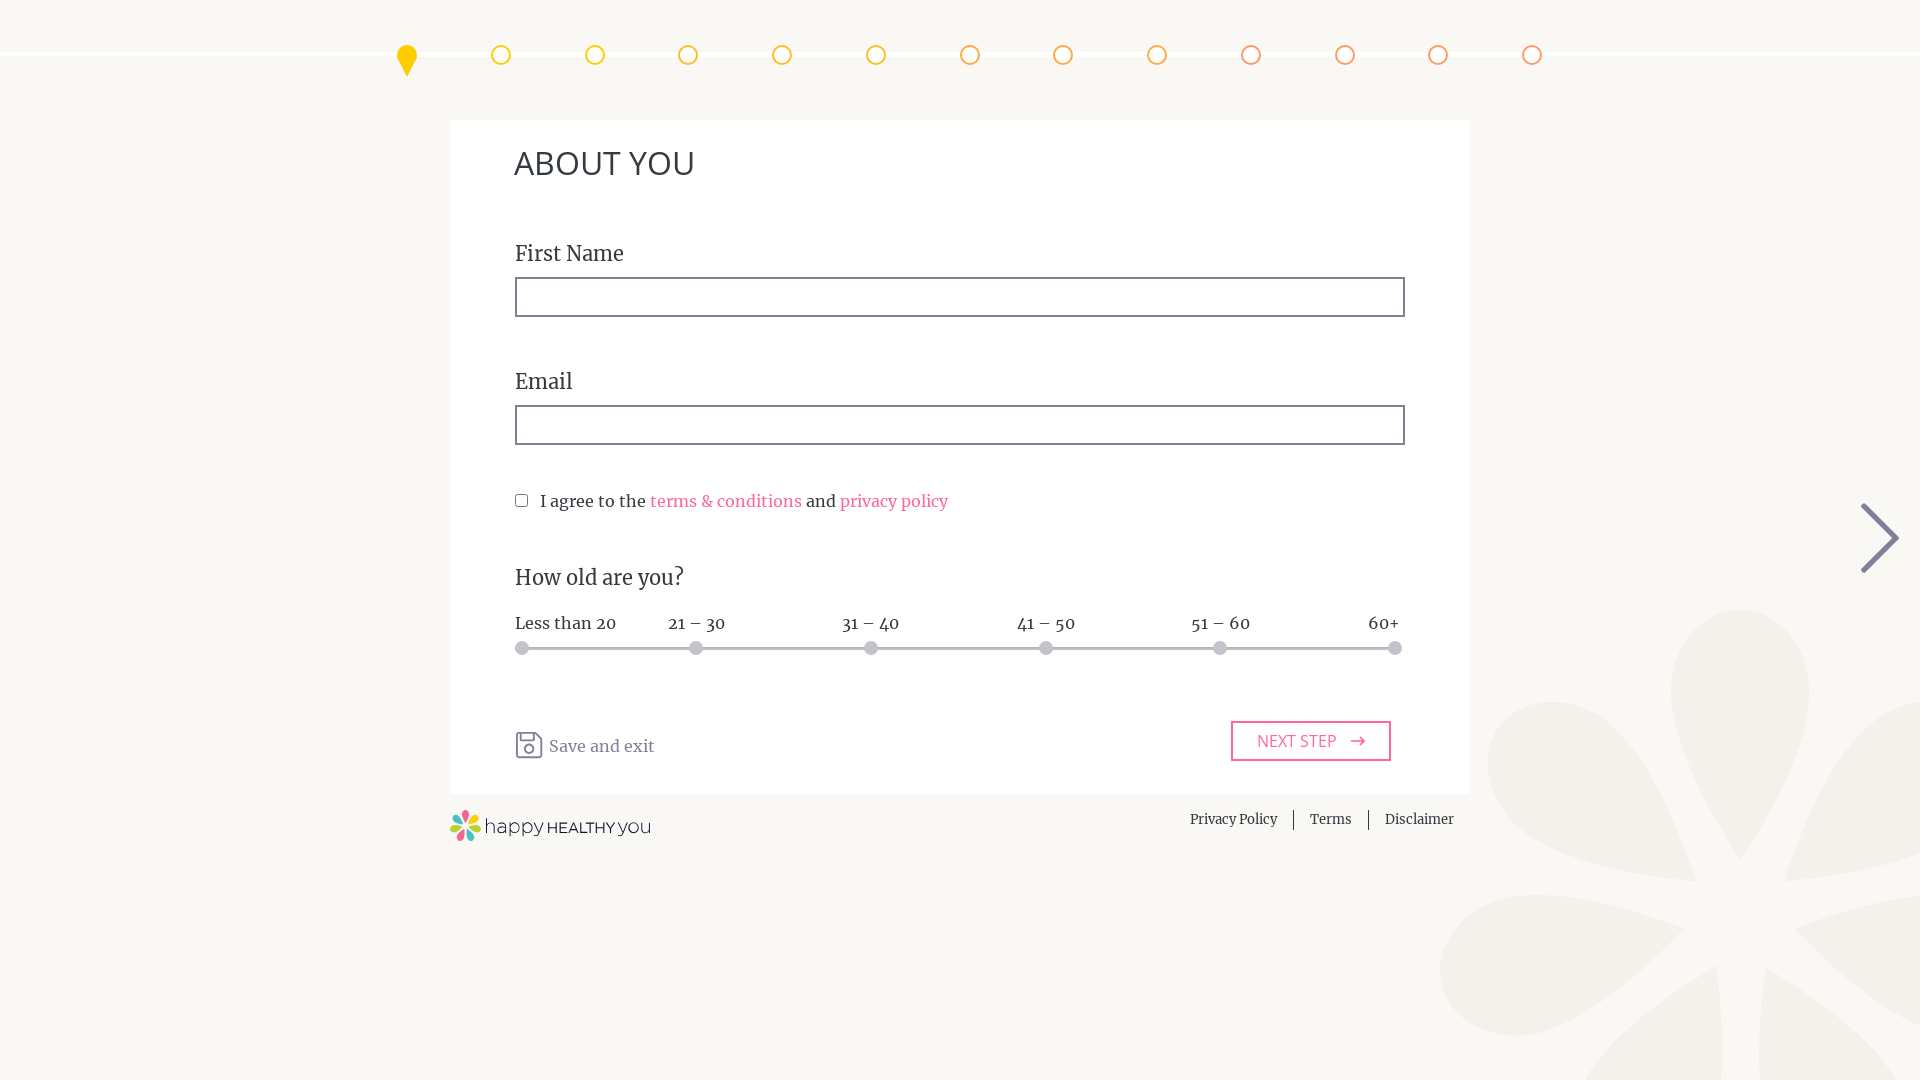  What do you see at coordinates (724, 500) in the screenshot?
I see `'terms & conditions'` at bounding box center [724, 500].